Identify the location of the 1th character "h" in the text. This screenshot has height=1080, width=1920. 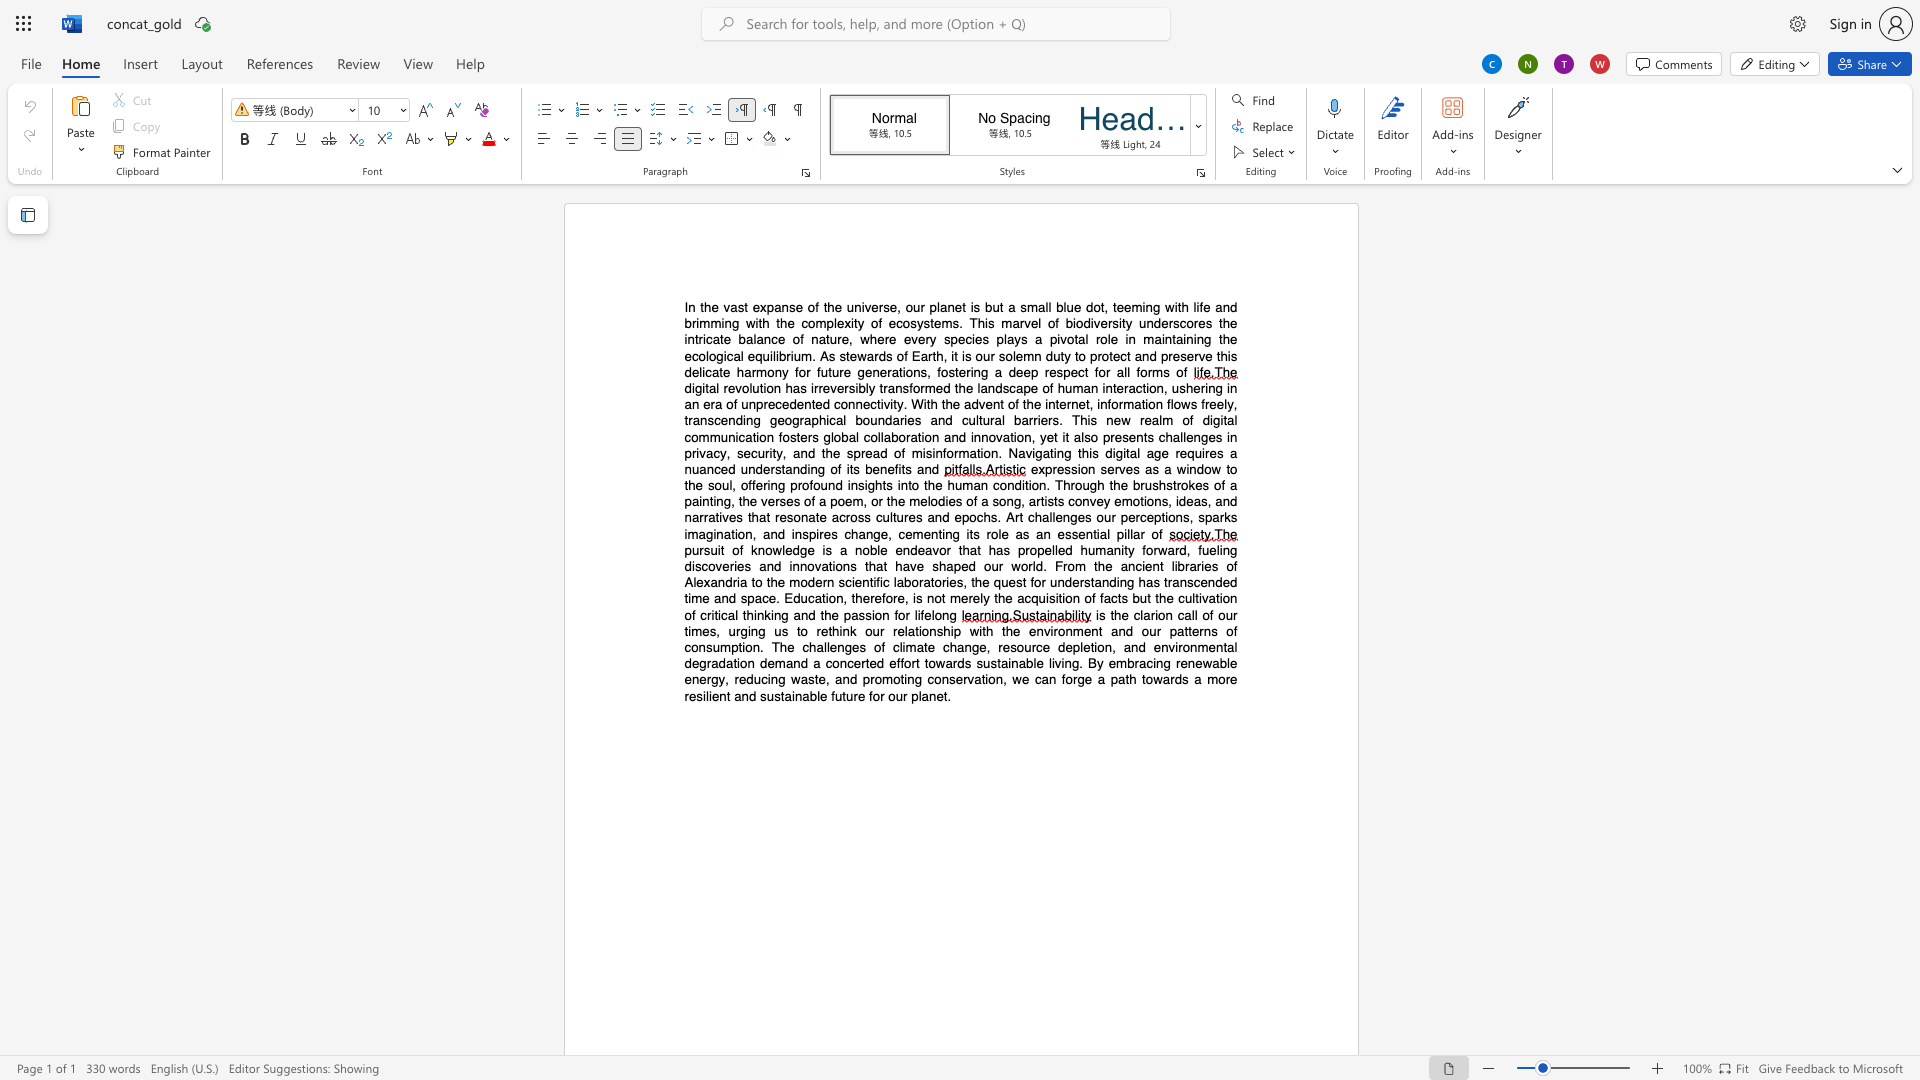
(966, 550).